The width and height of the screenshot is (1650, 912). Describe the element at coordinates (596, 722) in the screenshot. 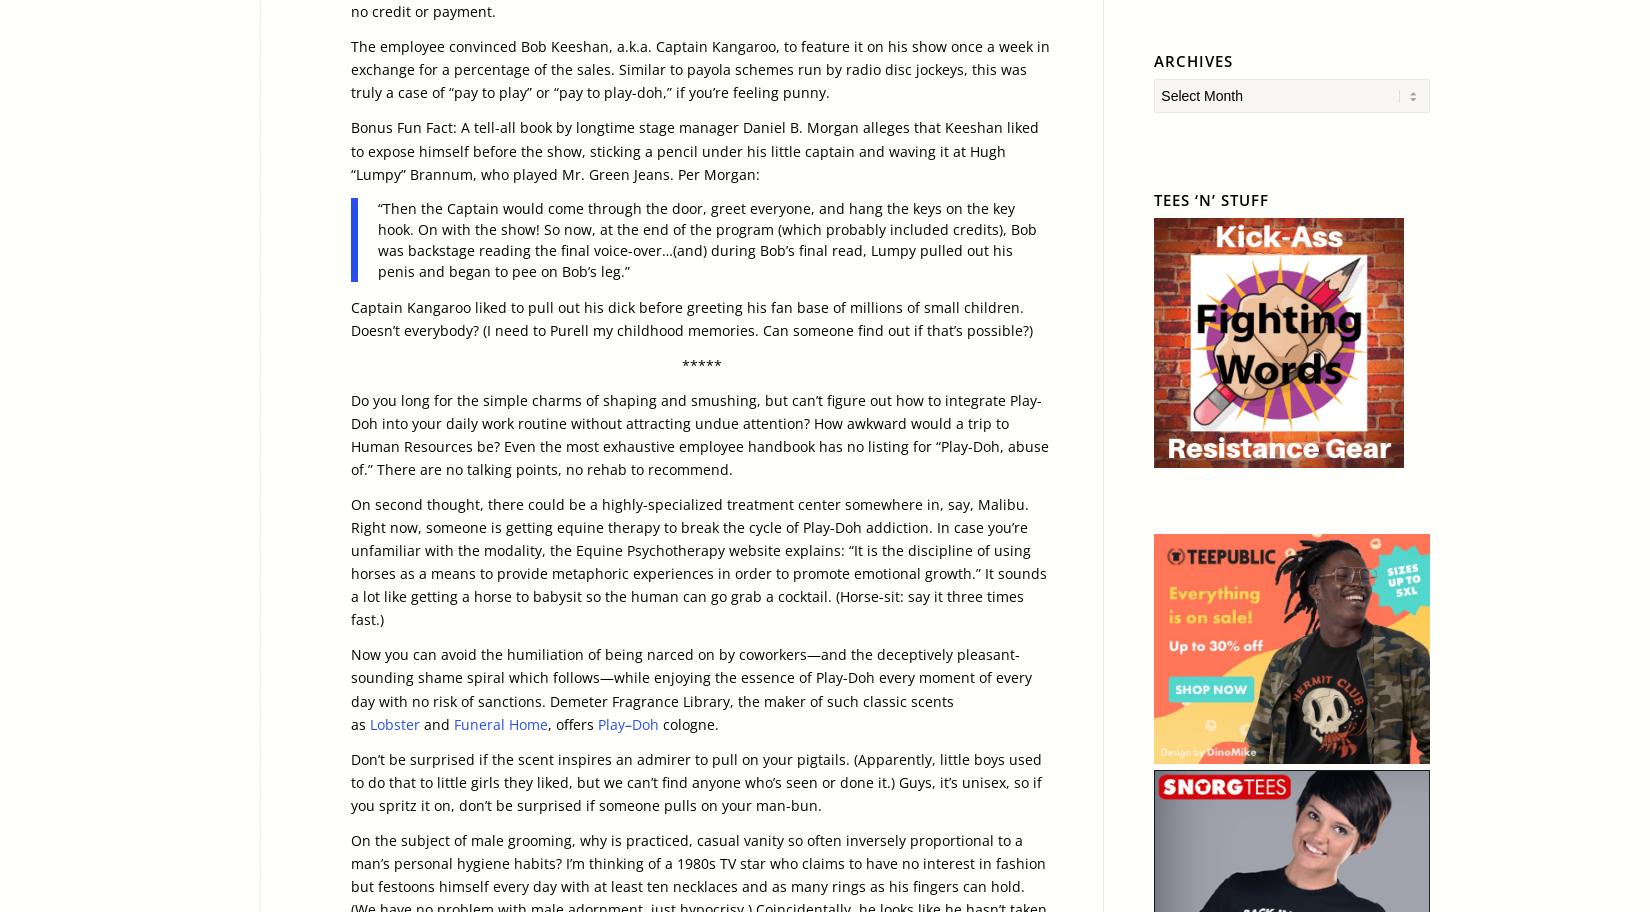

I see `'Play'` at that location.